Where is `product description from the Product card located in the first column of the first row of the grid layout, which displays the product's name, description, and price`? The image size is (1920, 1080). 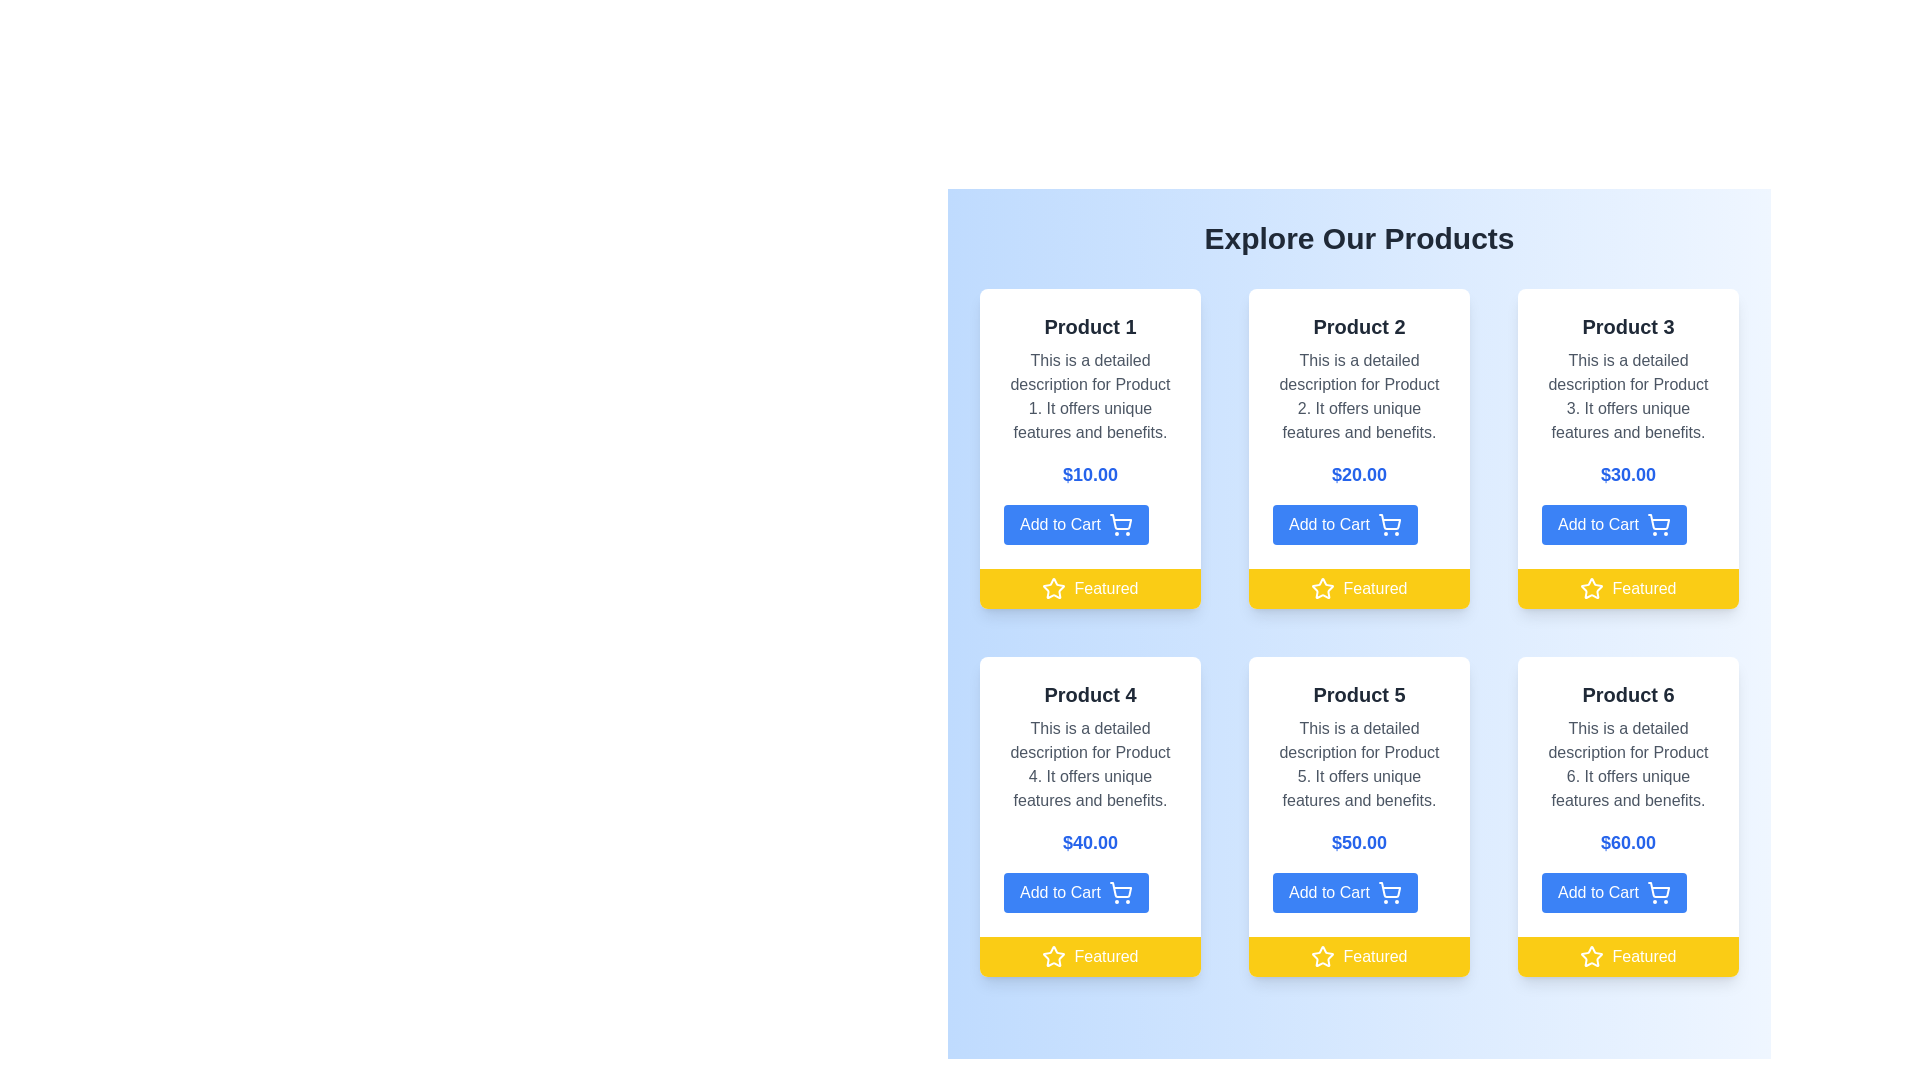
product description from the Product card located in the first column of the first row of the grid layout, which displays the product's name, description, and price is located at coordinates (1089, 427).